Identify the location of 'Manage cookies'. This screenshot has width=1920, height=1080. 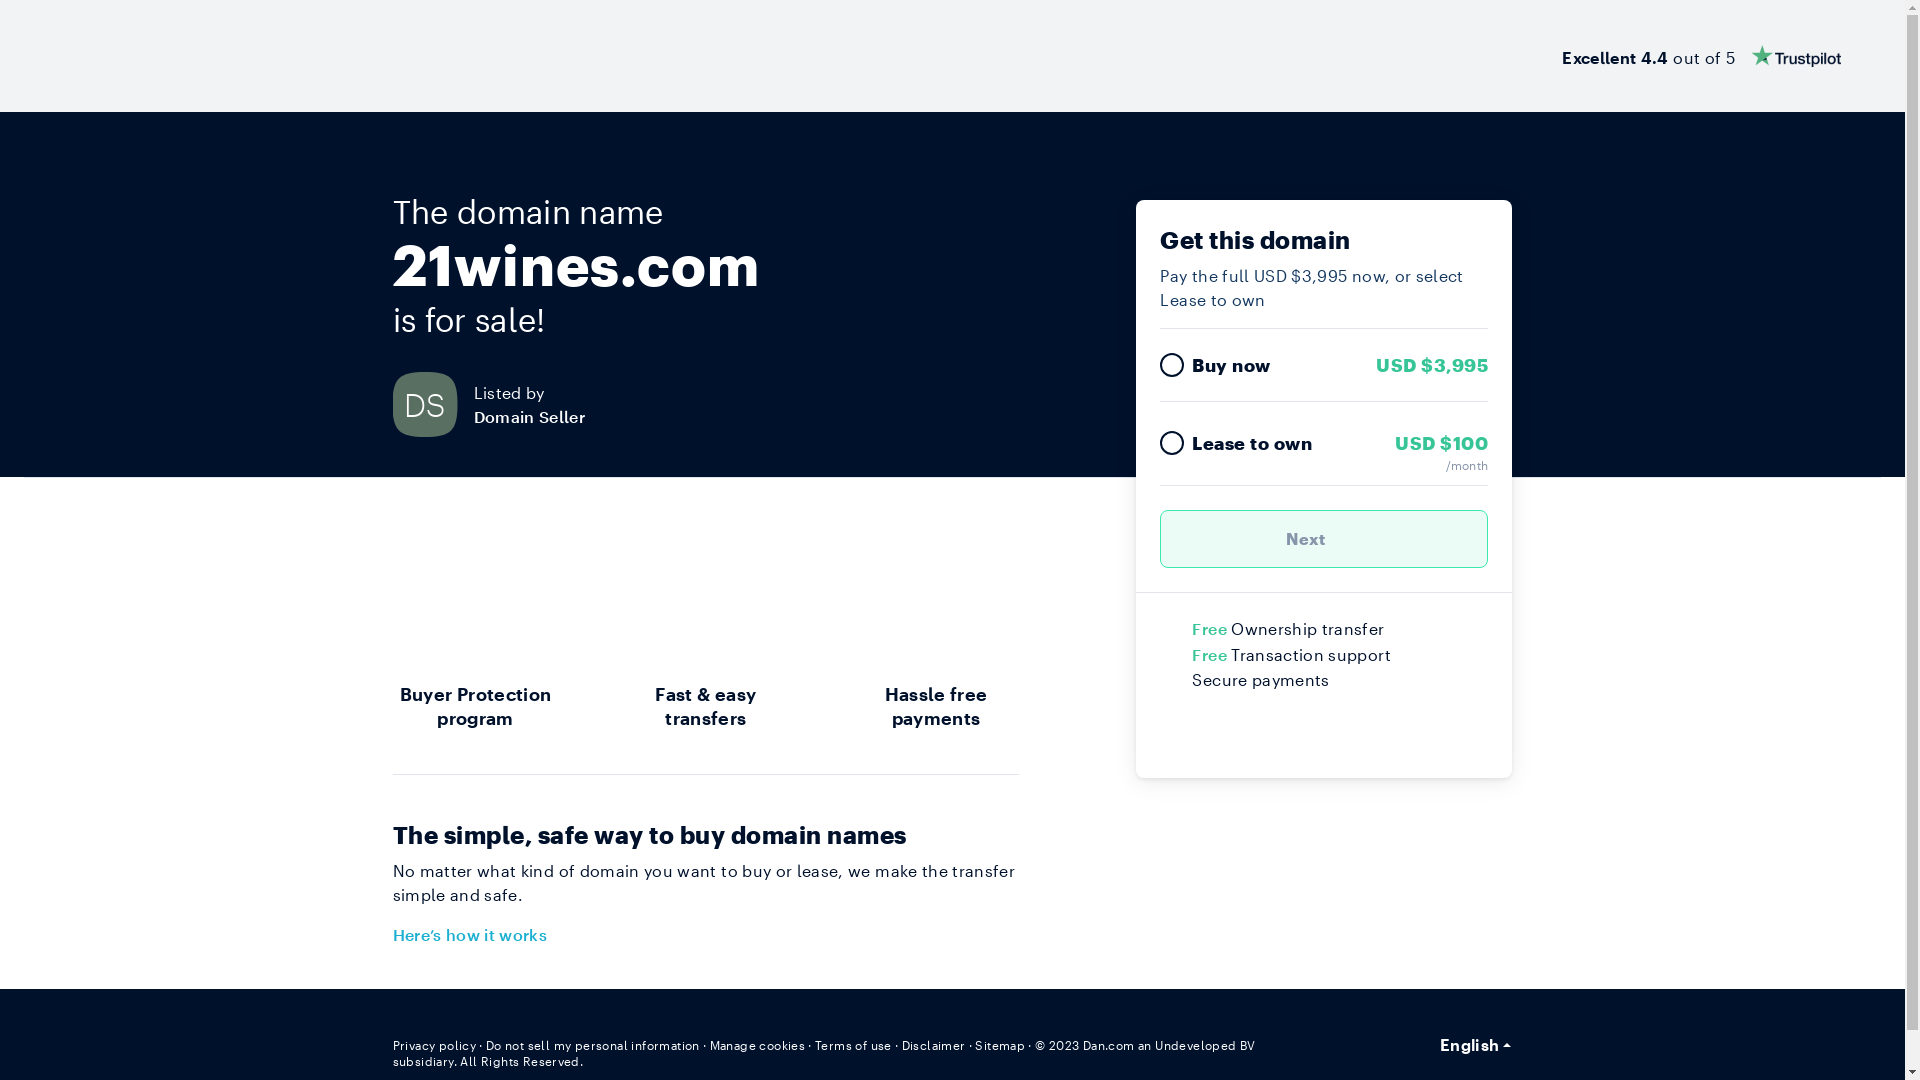
(757, 1044).